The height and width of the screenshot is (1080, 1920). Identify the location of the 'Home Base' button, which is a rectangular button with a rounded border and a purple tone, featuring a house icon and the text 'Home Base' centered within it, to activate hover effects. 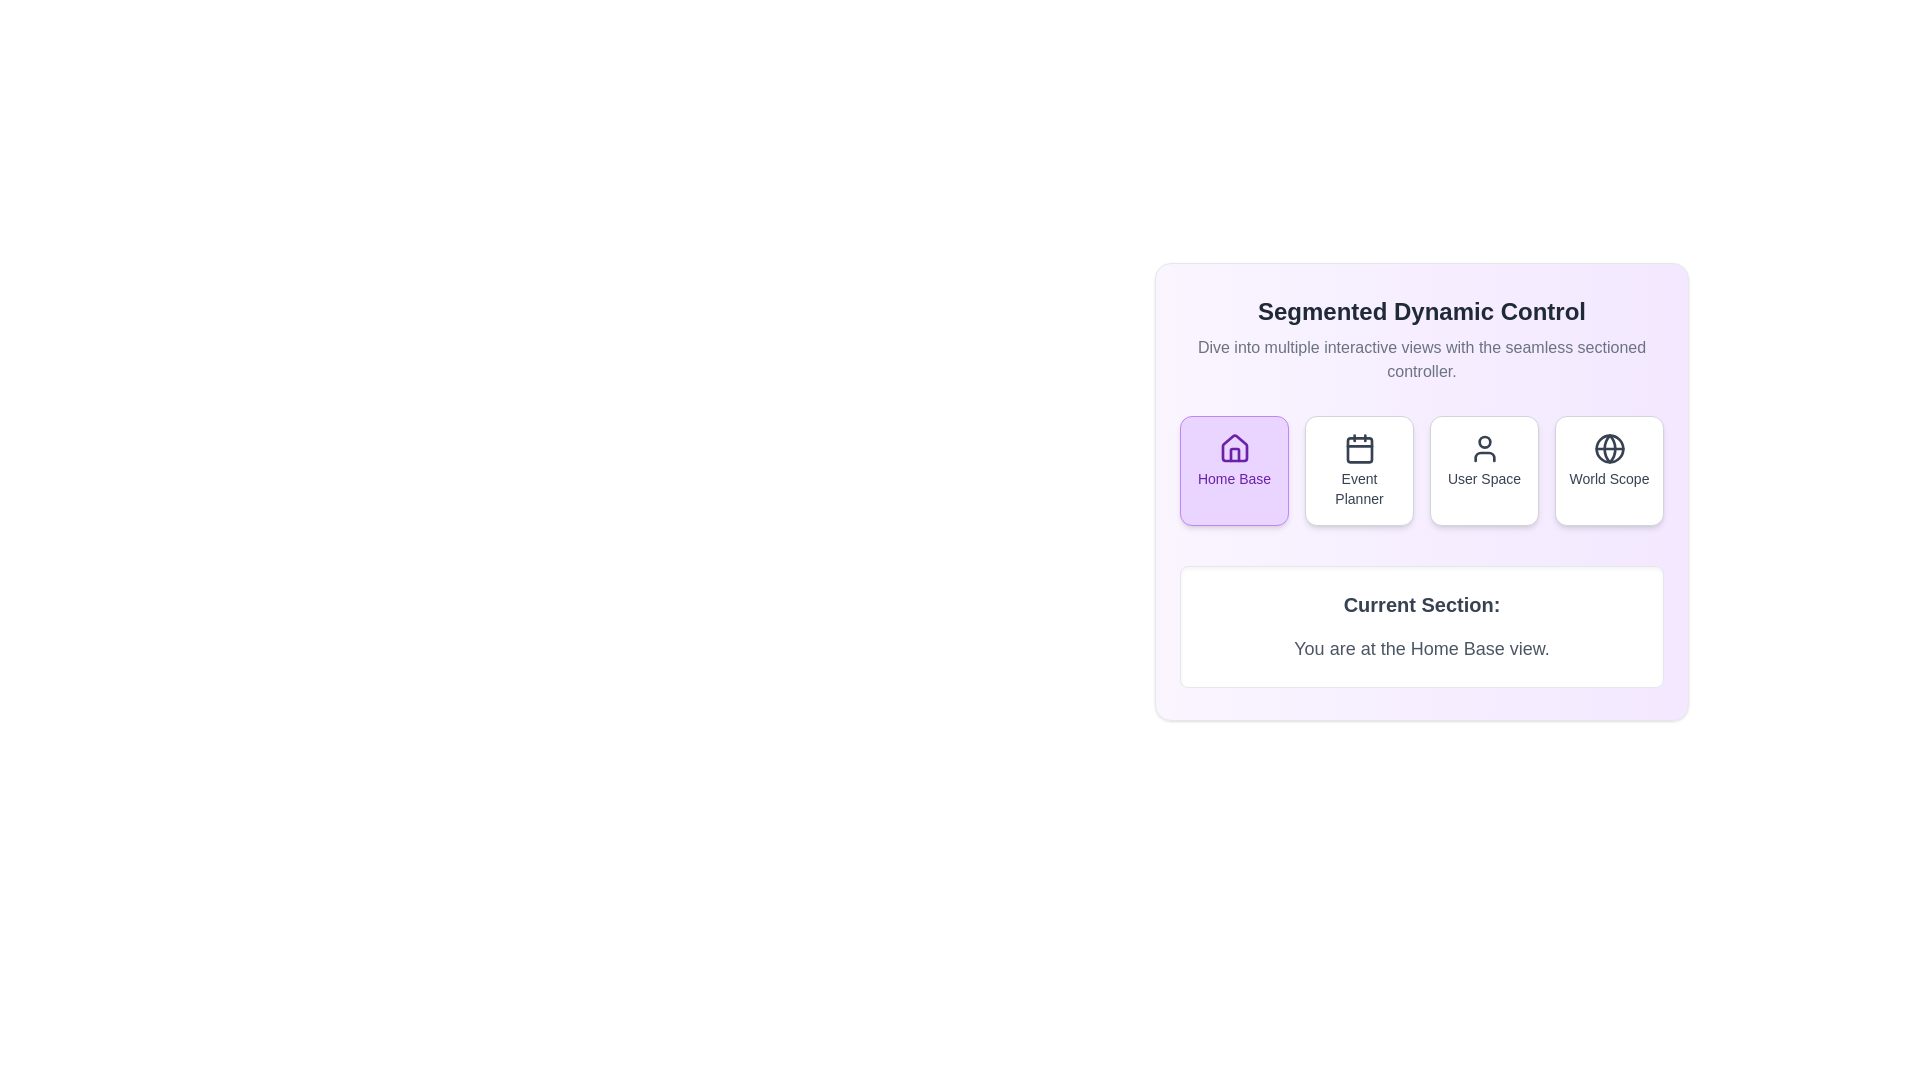
(1233, 470).